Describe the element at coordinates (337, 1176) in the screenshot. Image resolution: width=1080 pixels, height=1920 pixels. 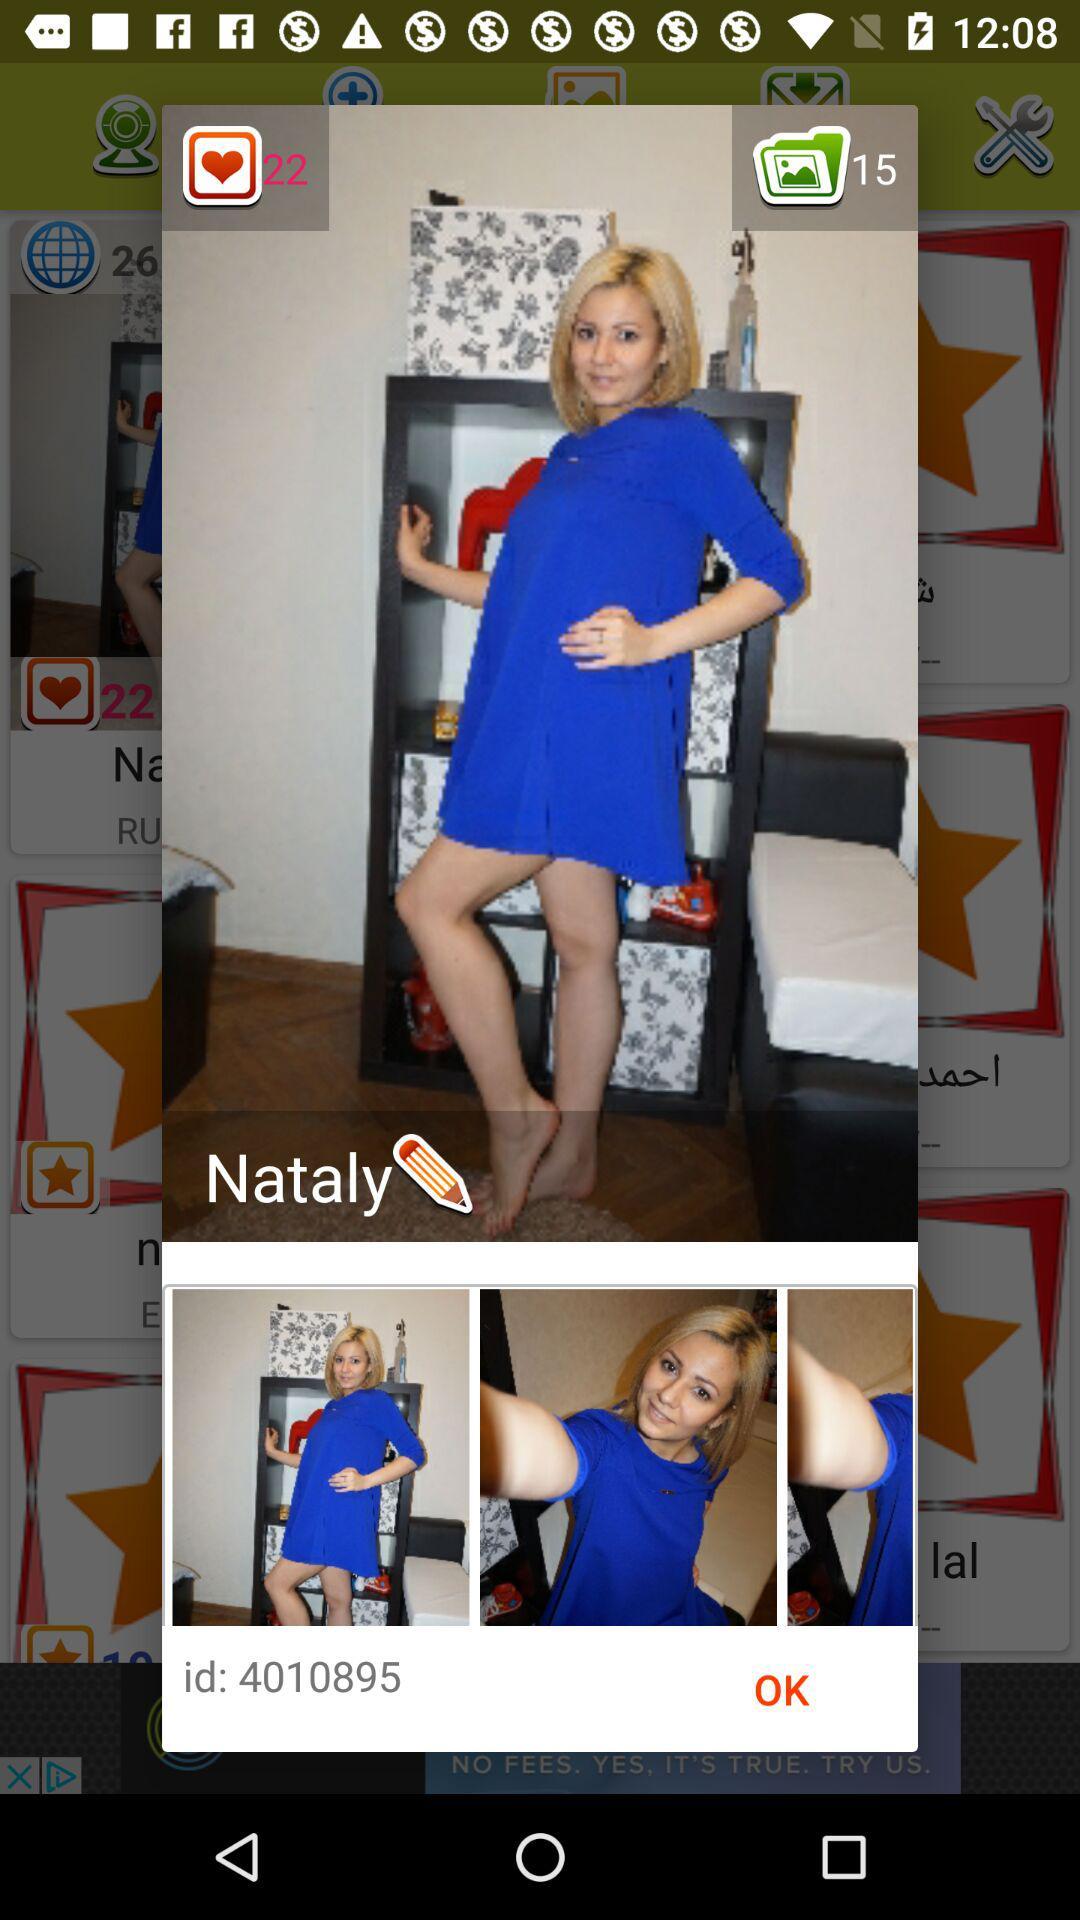
I see `nataly` at that location.